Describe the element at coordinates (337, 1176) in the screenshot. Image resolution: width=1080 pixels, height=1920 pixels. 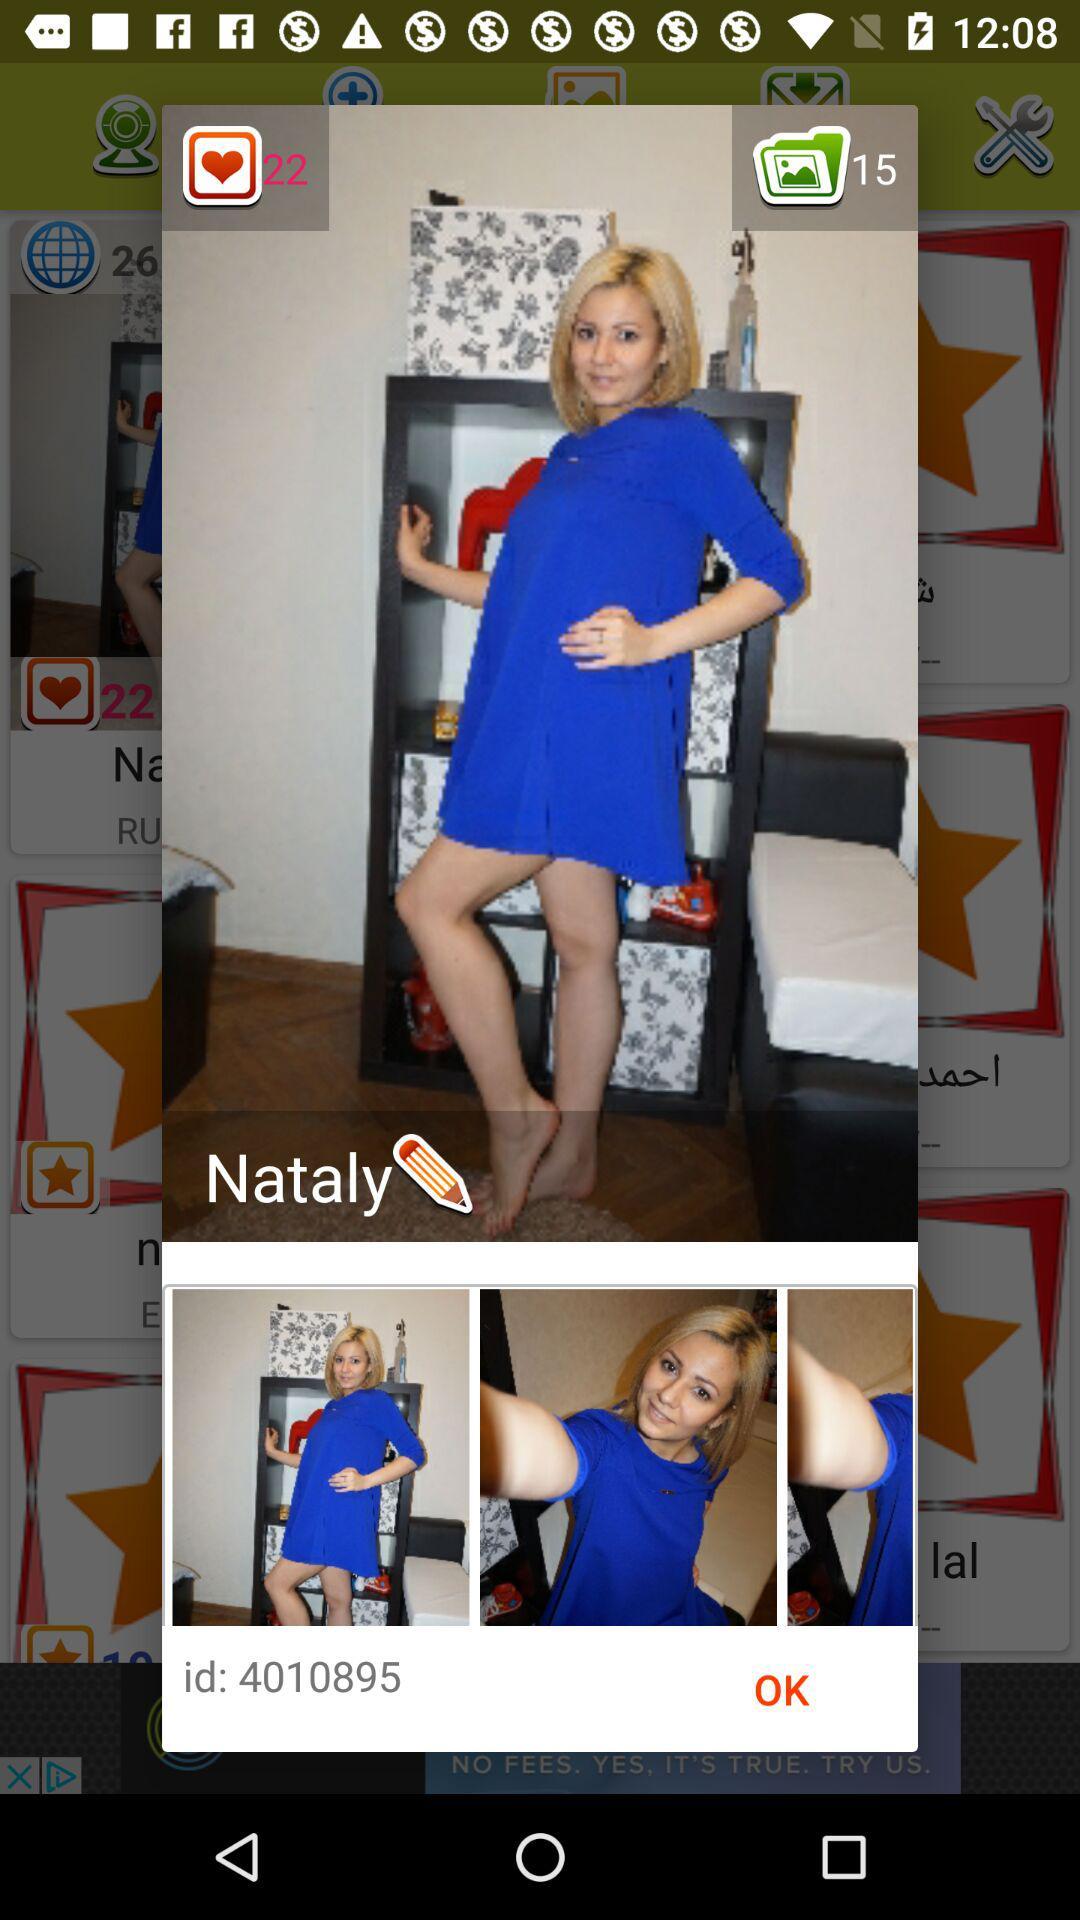
I see `nataly` at that location.